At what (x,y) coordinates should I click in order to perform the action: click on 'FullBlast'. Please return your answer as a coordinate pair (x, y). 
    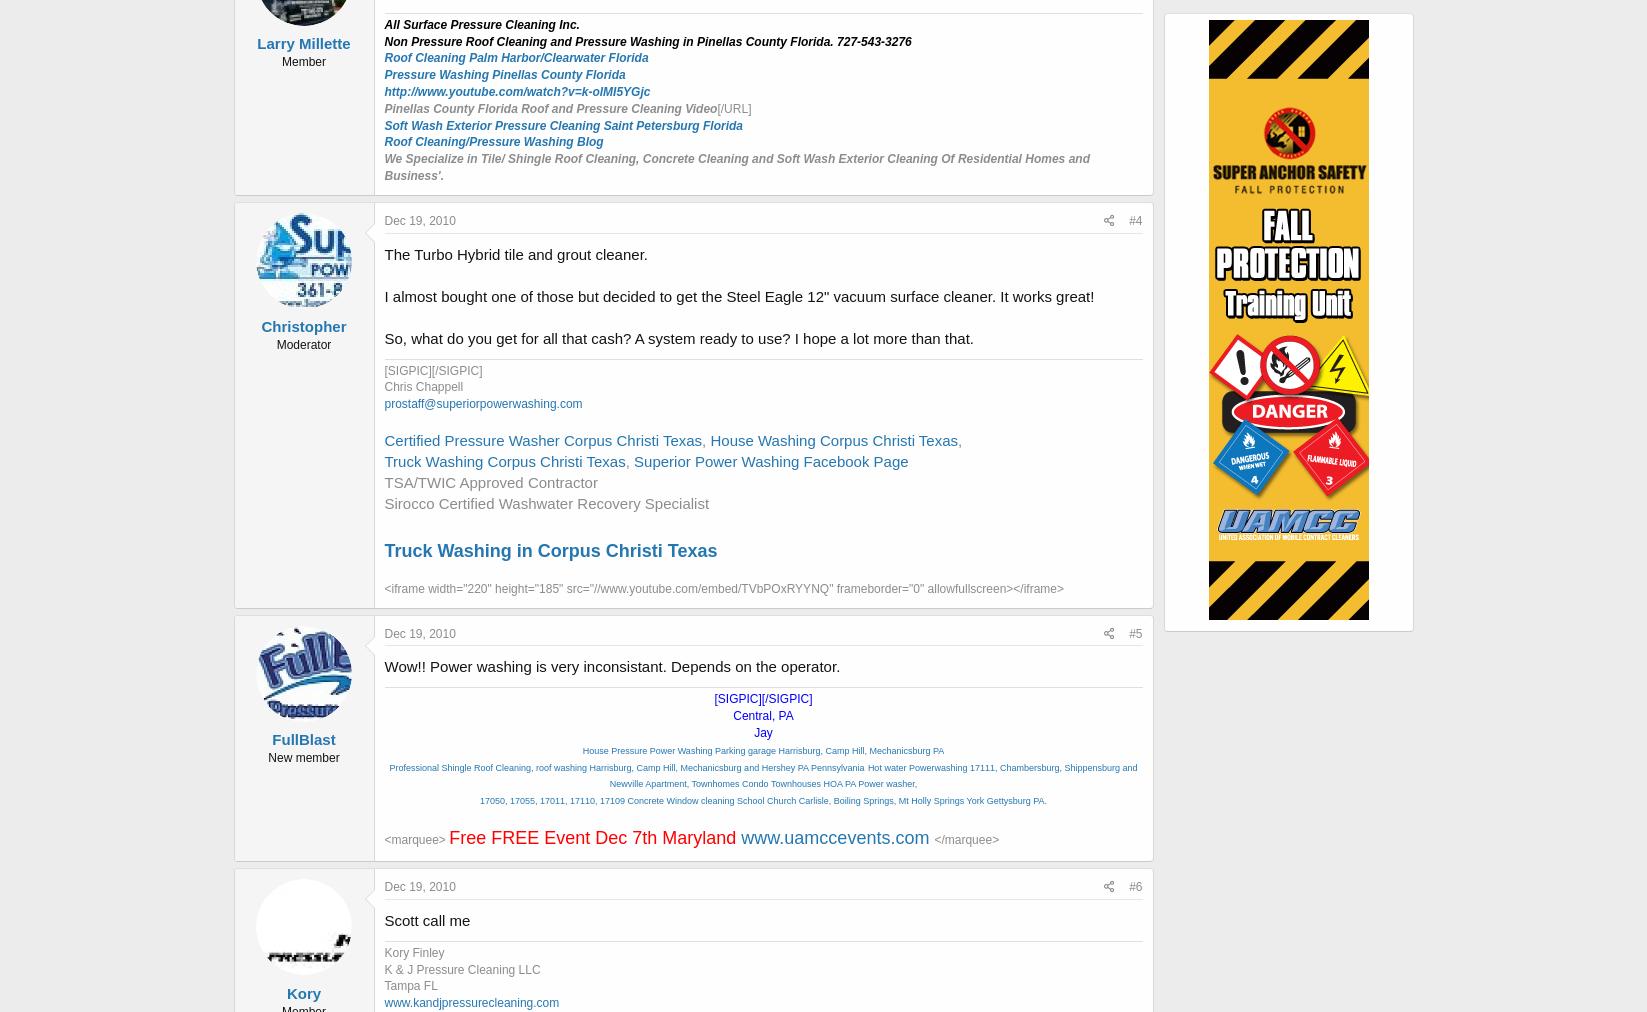
    Looking at the image, I should click on (302, 739).